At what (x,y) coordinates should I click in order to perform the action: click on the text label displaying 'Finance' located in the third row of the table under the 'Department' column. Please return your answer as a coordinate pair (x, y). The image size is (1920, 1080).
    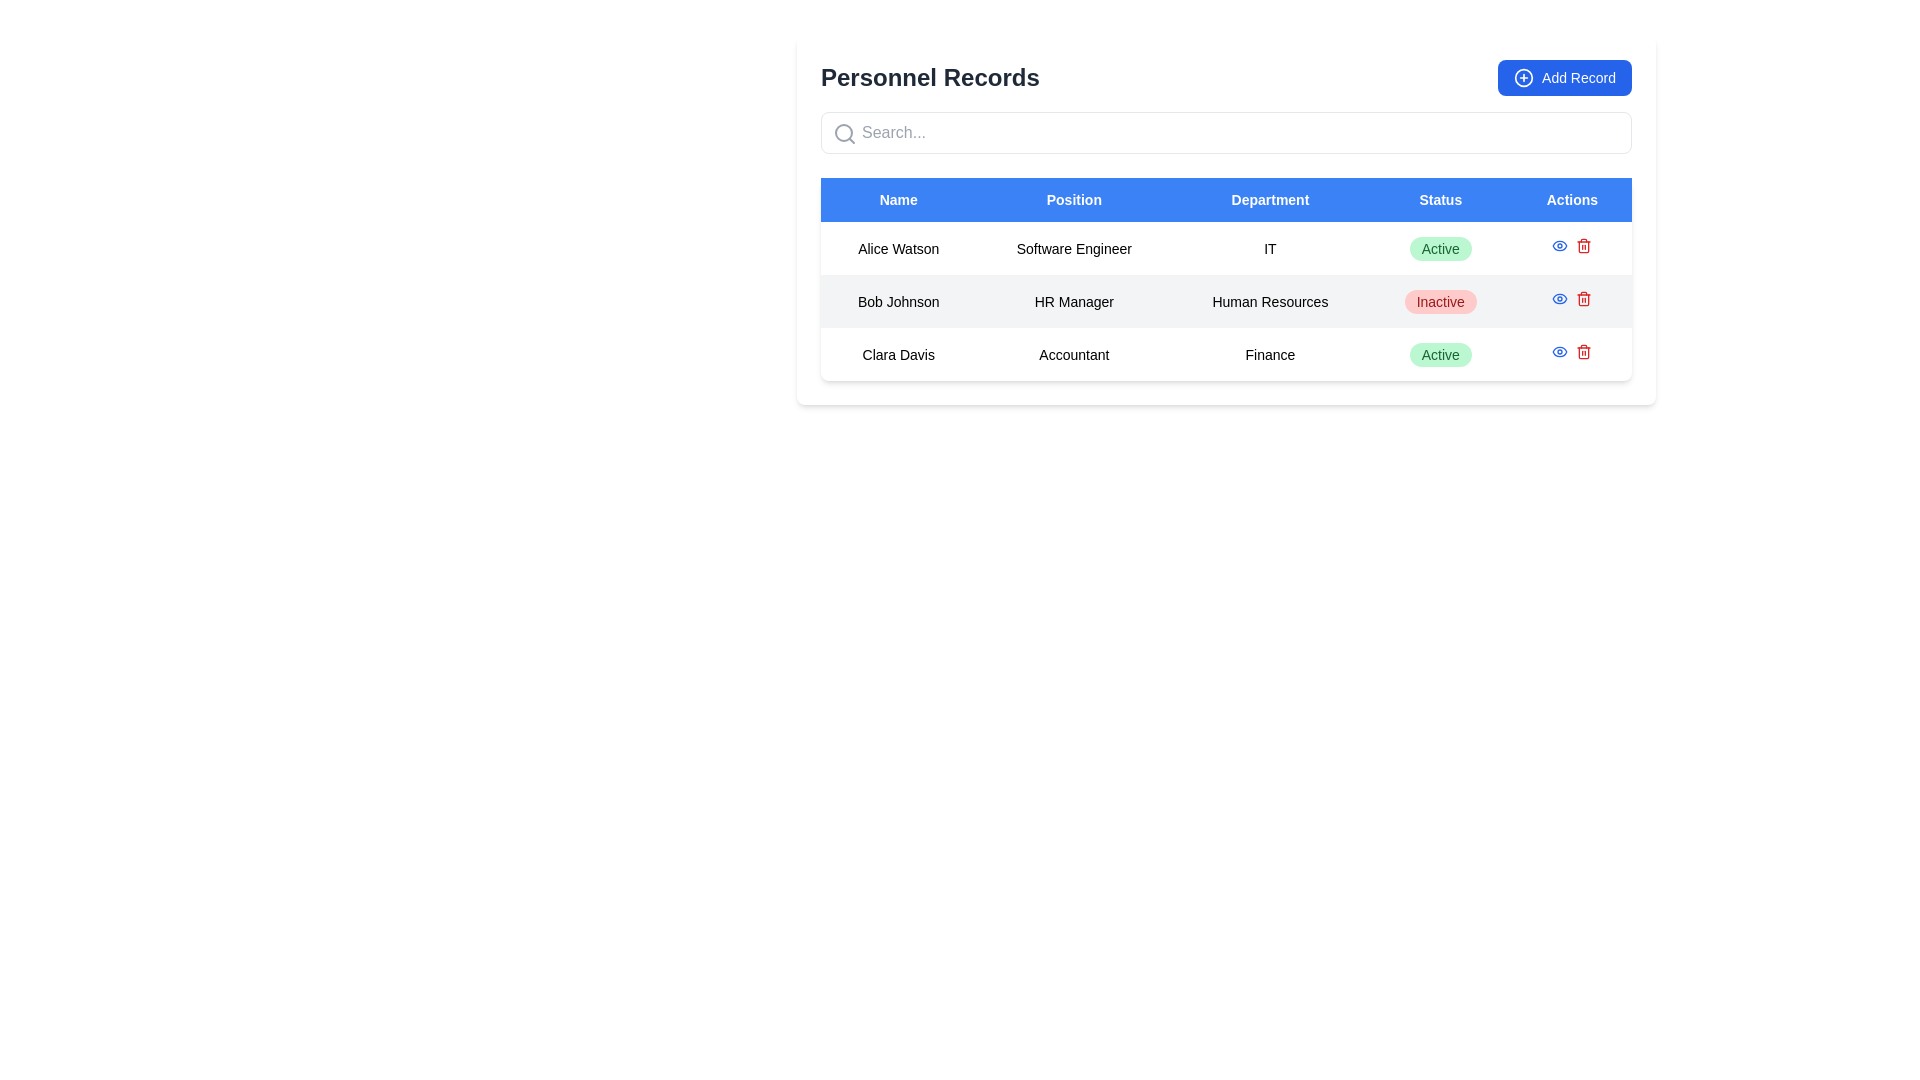
    Looking at the image, I should click on (1269, 353).